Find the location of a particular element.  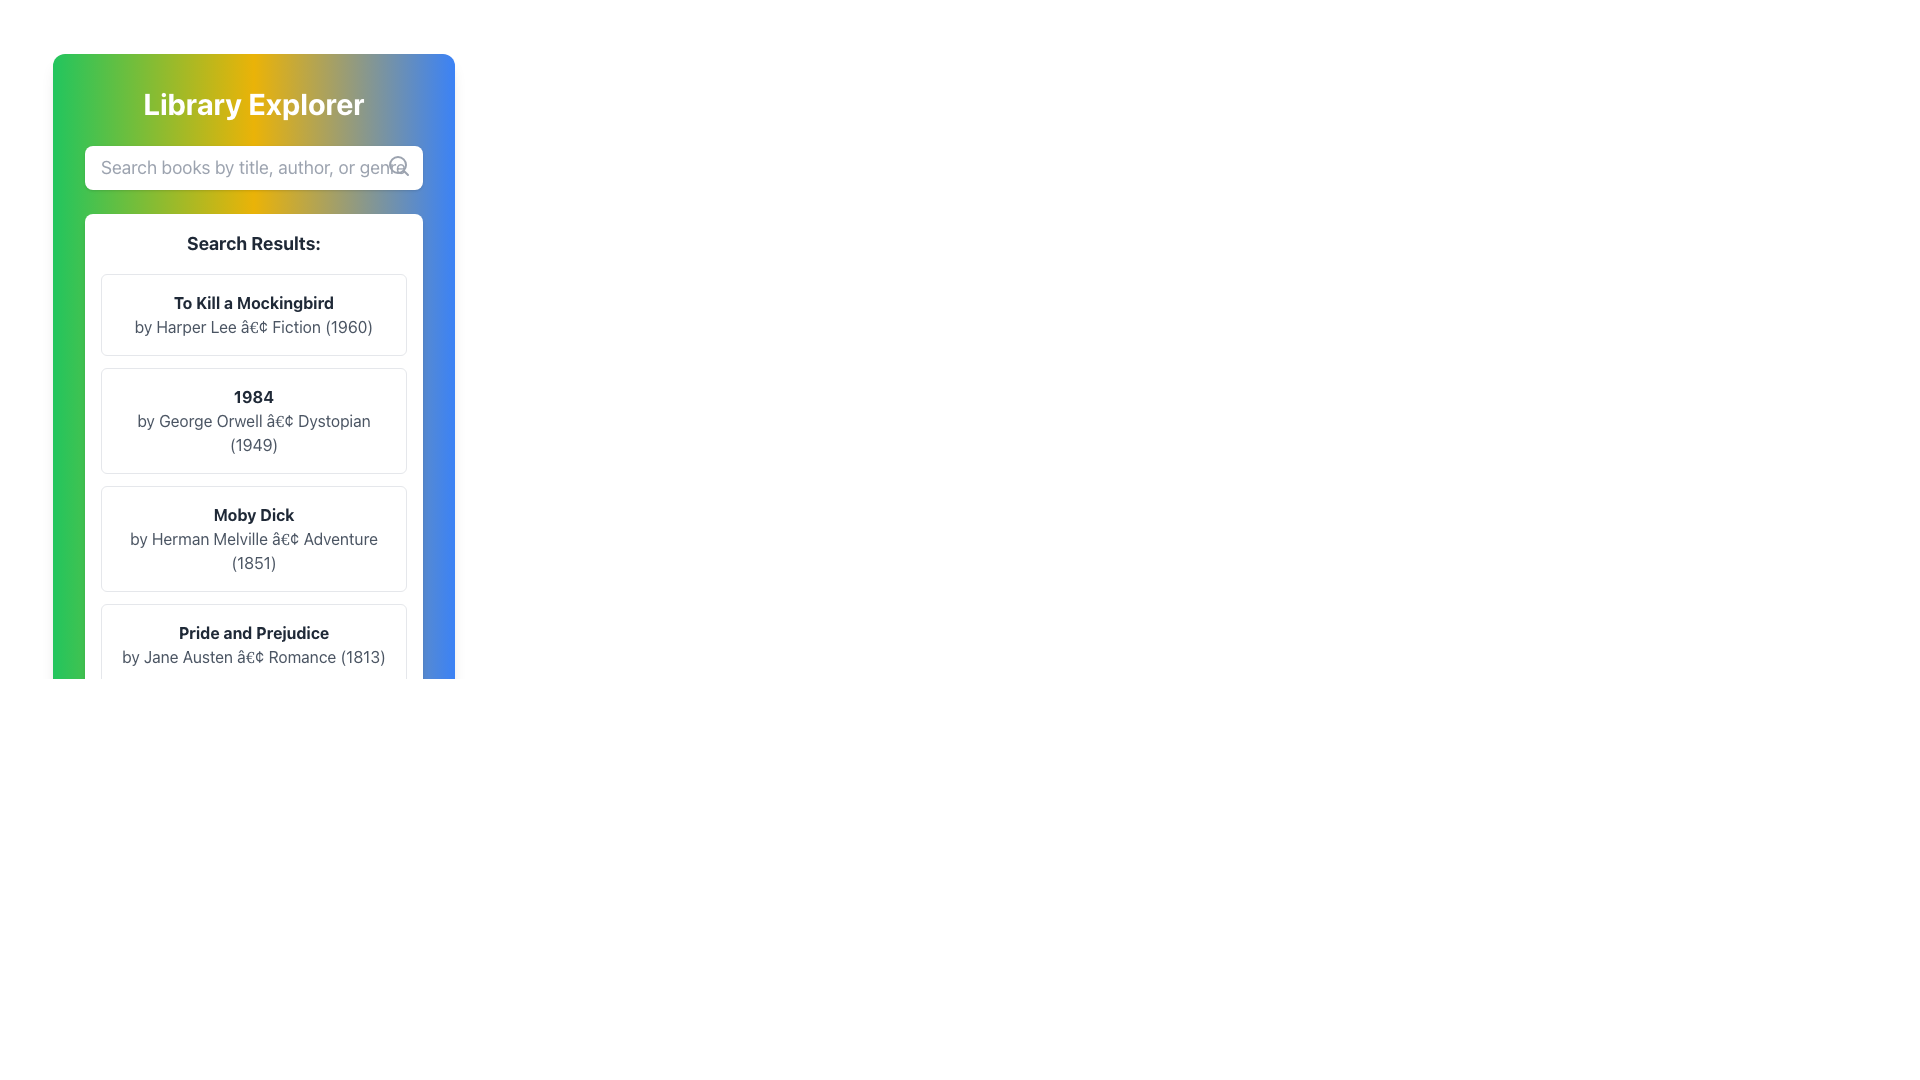

the text label that reads 'by Herman Melville • Adventure (1851)' located directly below the title 'Moby Dick' in the second result box under the 'Search Results' section is located at coordinates (253, 551).